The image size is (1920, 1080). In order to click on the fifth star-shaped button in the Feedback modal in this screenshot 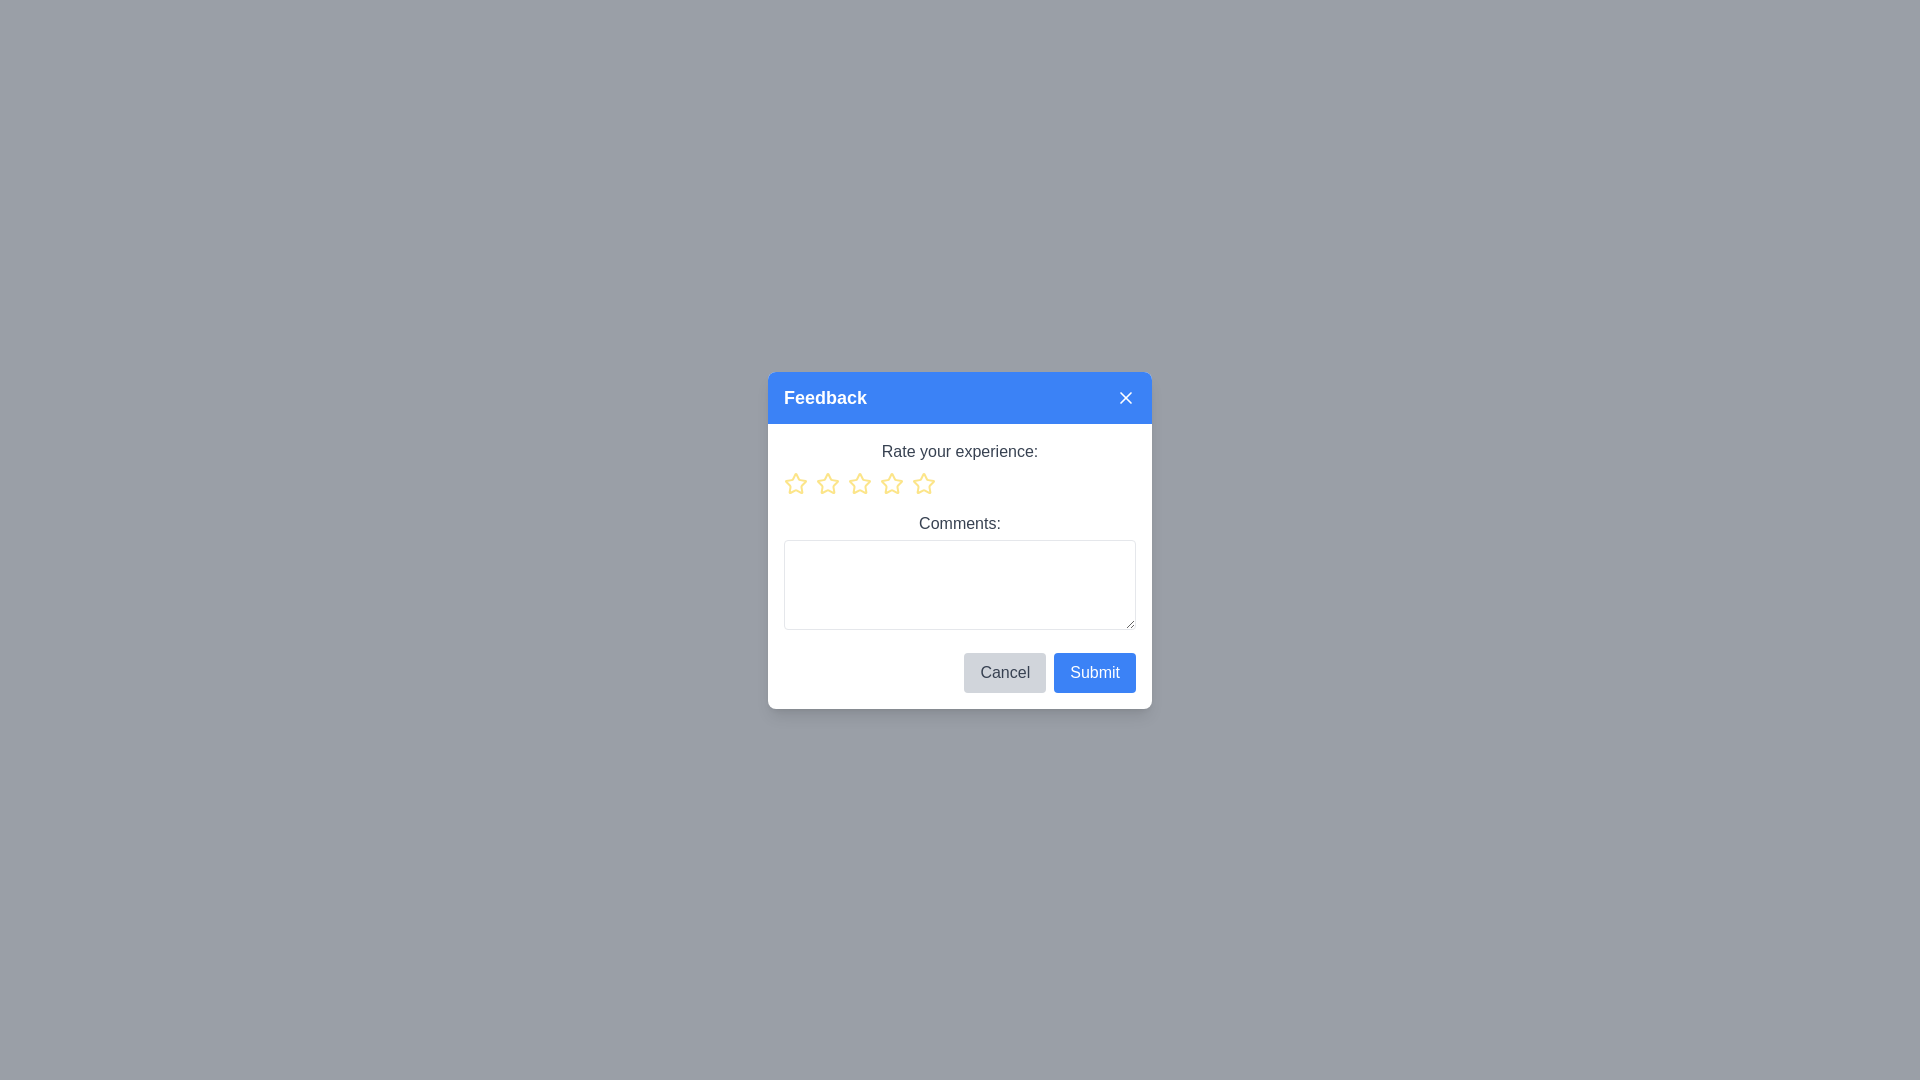, I will do `click(923, 483)`.